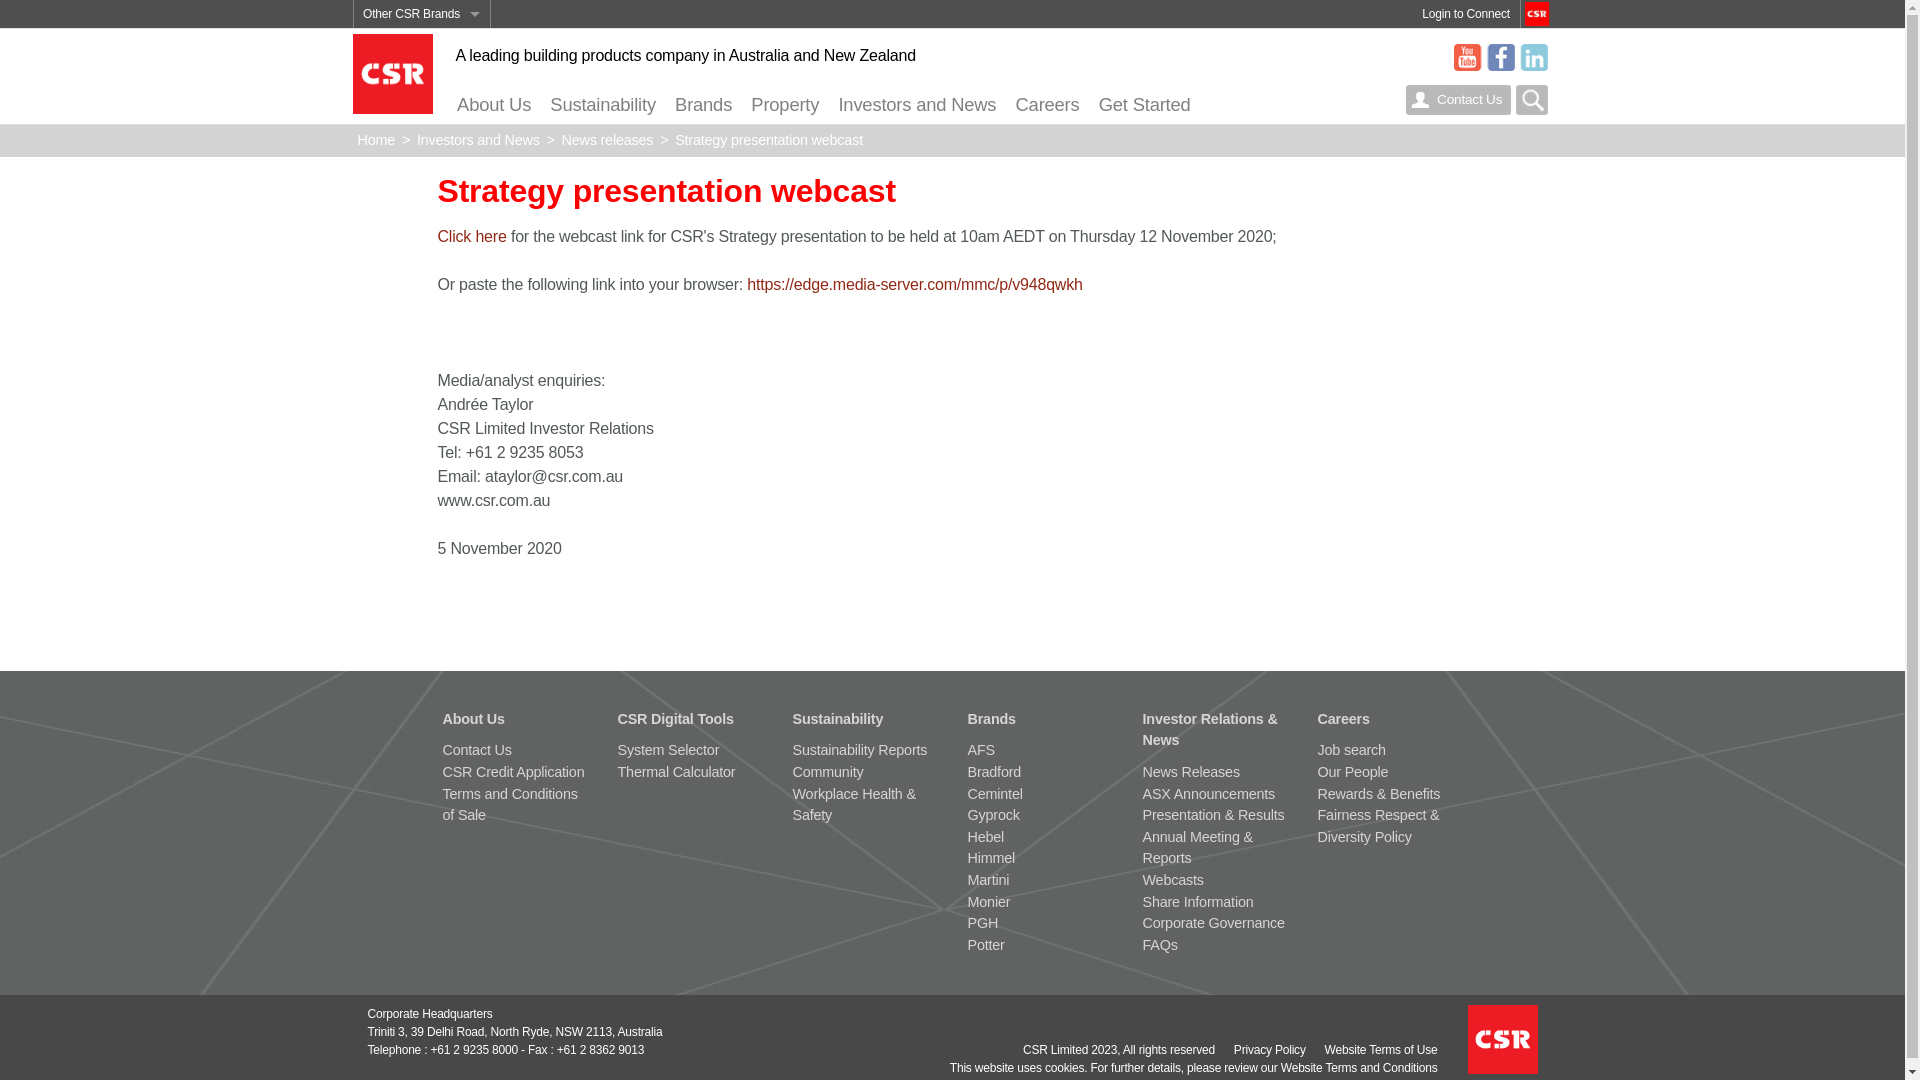 The image size is (1920, 1080). Describe the element at coordinates (1359, 1066) in the screenshot. I see `'Website Terms and Conditions'` at that location.